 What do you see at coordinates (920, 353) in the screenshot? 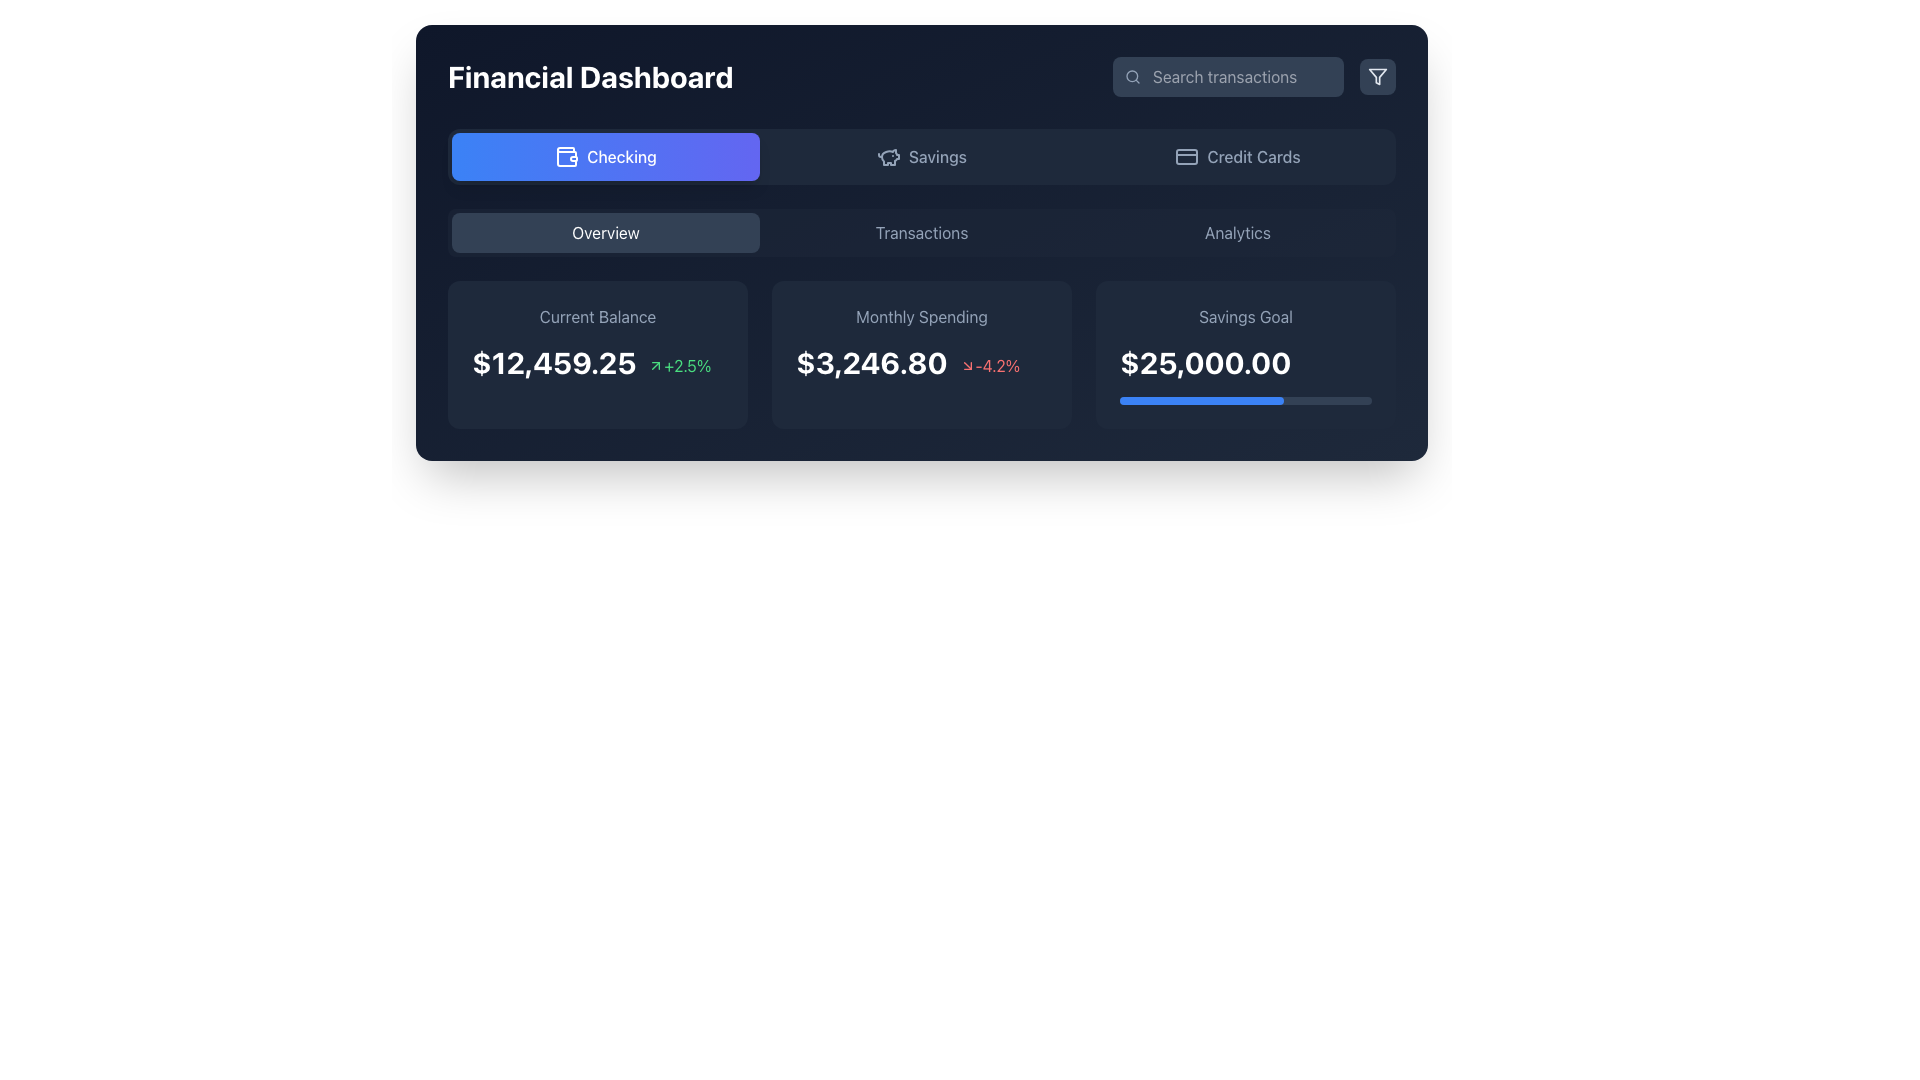
I see `the Informational Card that displays the current monthly spending figure and percentage change indicator, located in the center of a three-column grid` at bounding box center [920, 353].